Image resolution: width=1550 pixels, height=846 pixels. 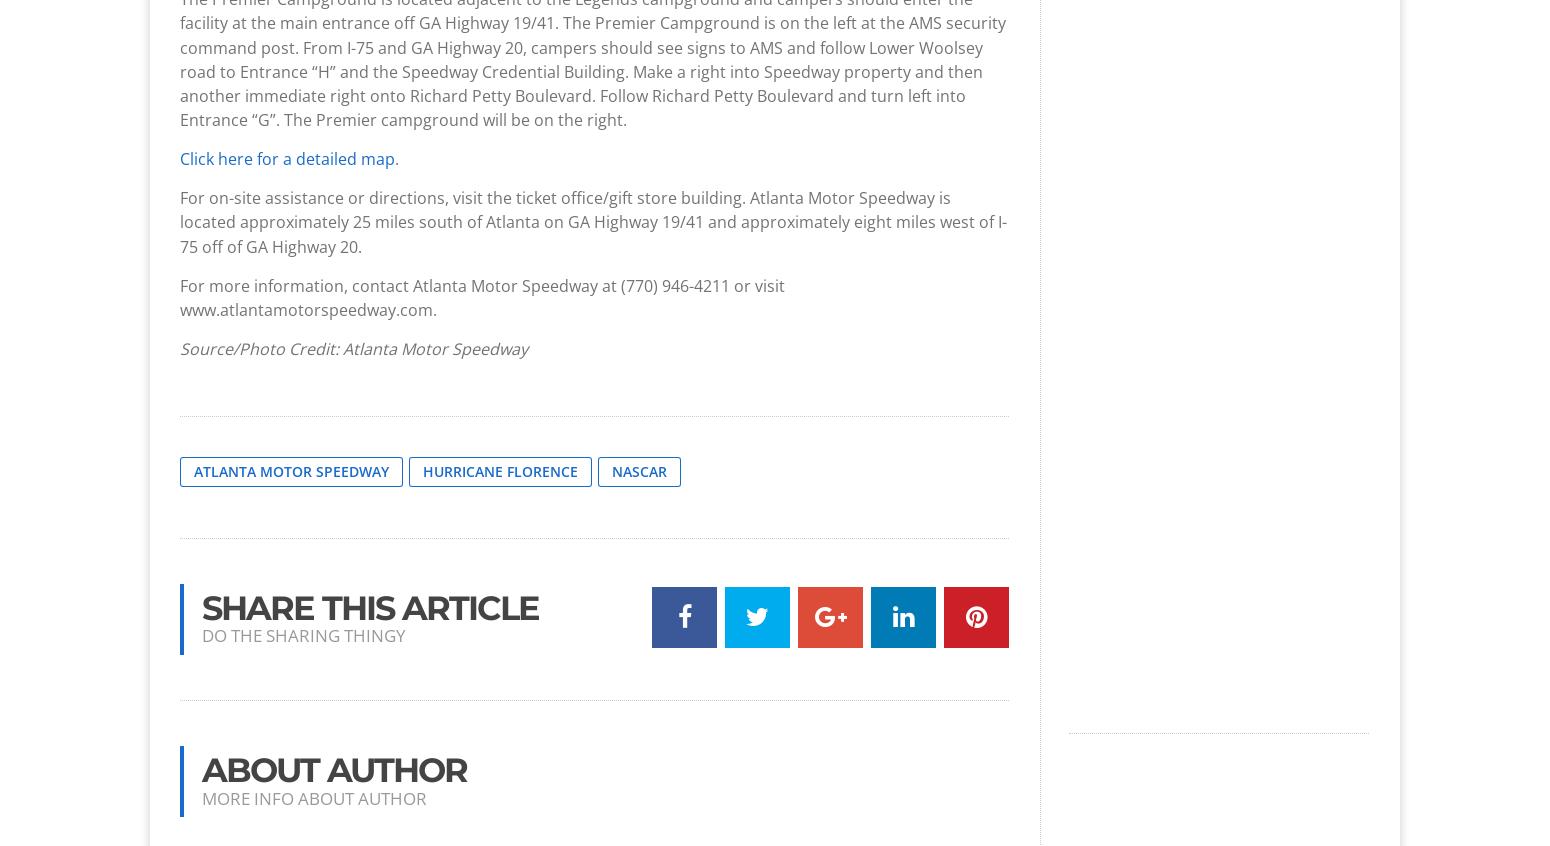 What do you see at coordinates (287, 157) in the screenshot?
I see `'Click here for a detailed map'` at bounding box center [287, 157].